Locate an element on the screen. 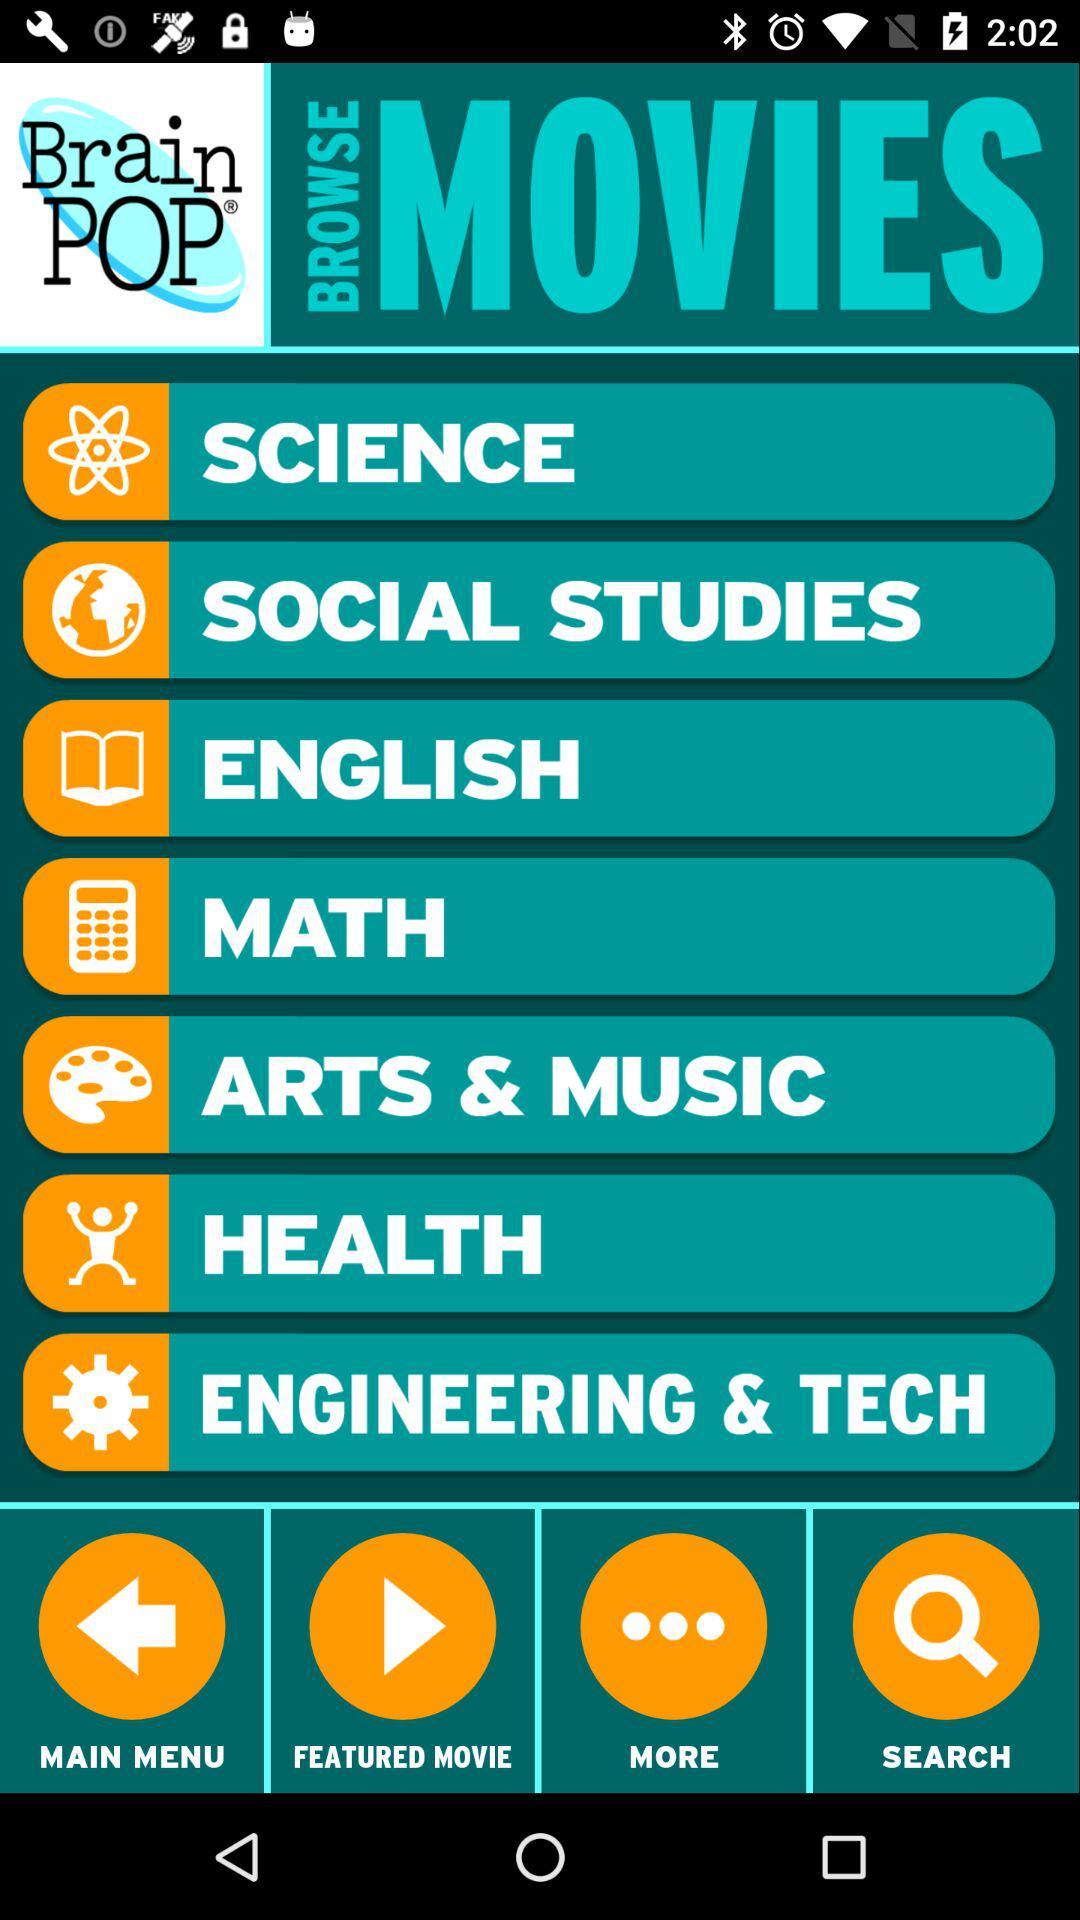 Image resolution: width=1080 pixels, height=1920 pixels. math option is located at coordinates (538, 929).